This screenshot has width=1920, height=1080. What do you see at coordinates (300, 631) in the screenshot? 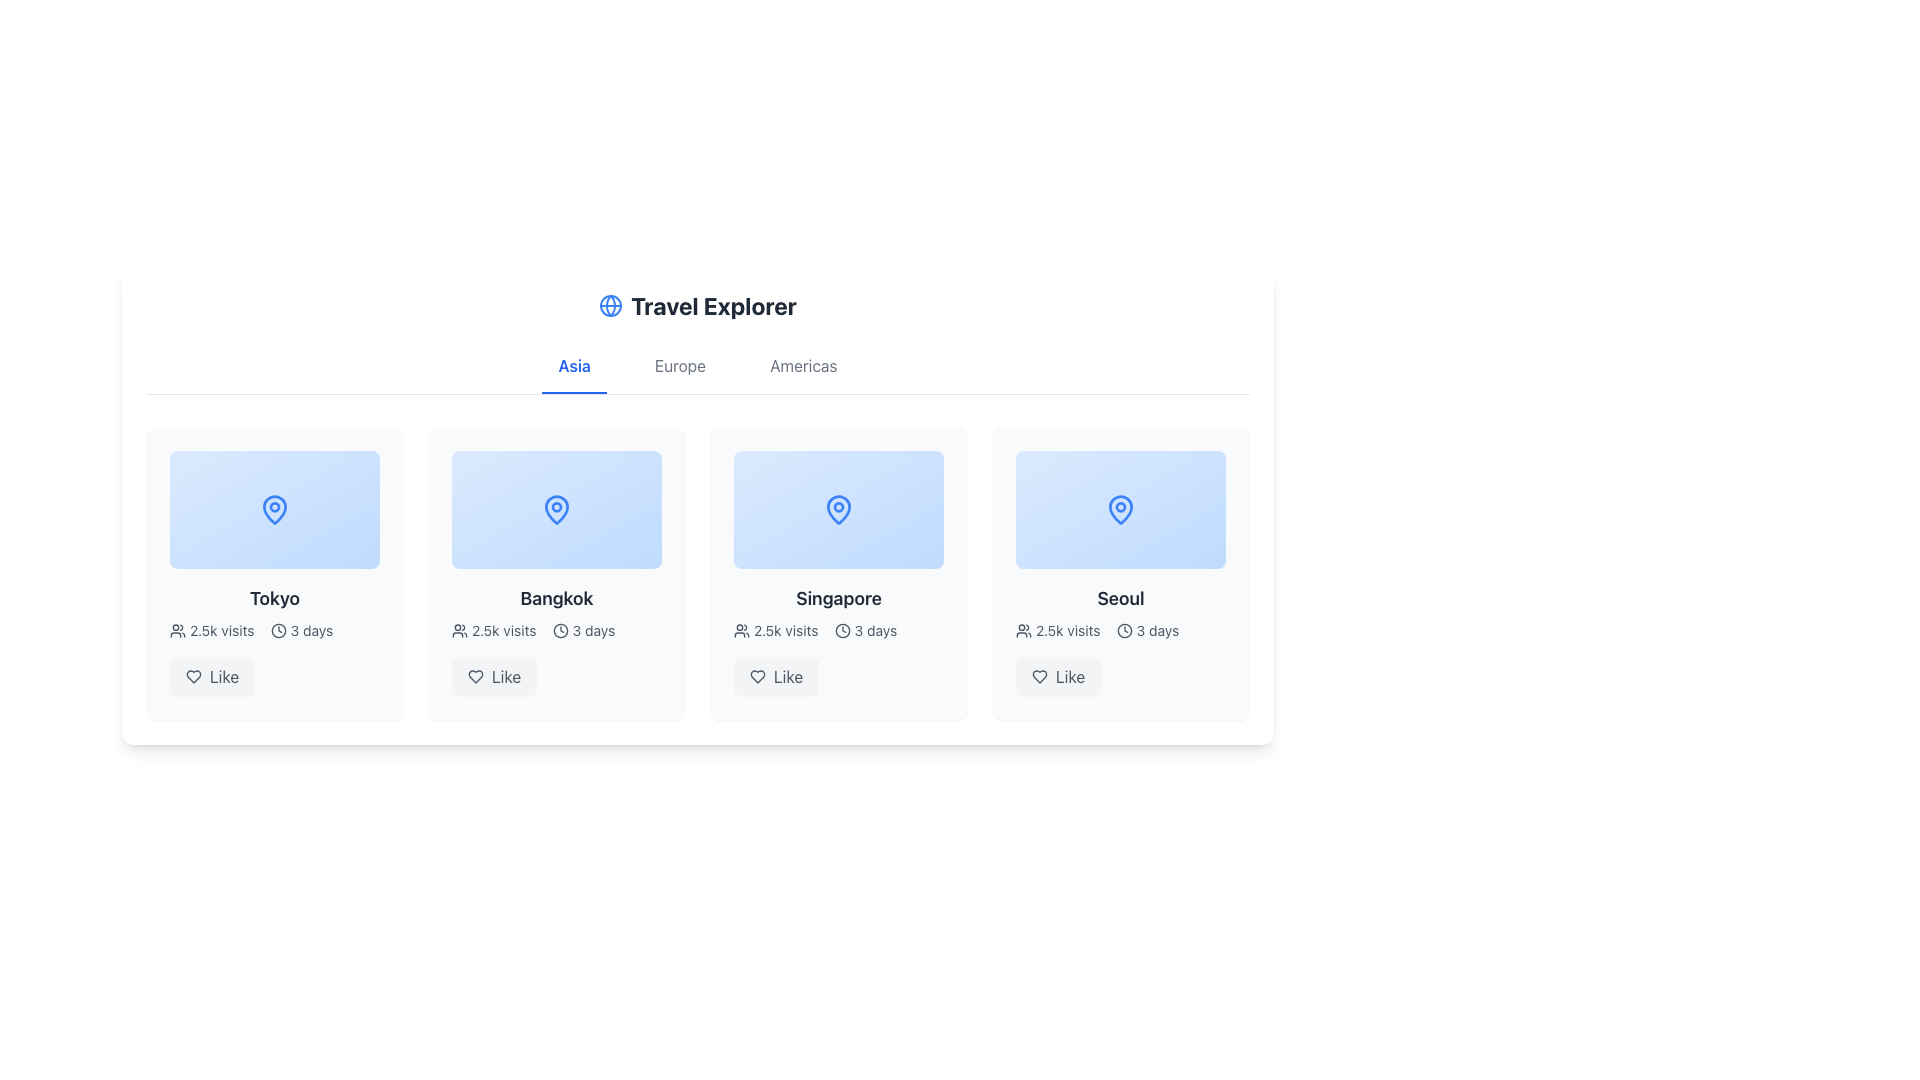
I see `the duration indicator element located within the 'Tokyo' card, which displays the time duration related to the main content, positioned rightmost on the row with '2.5k visits' text and a heart-shaped 'Like' button` at bounding box center [300, 631].